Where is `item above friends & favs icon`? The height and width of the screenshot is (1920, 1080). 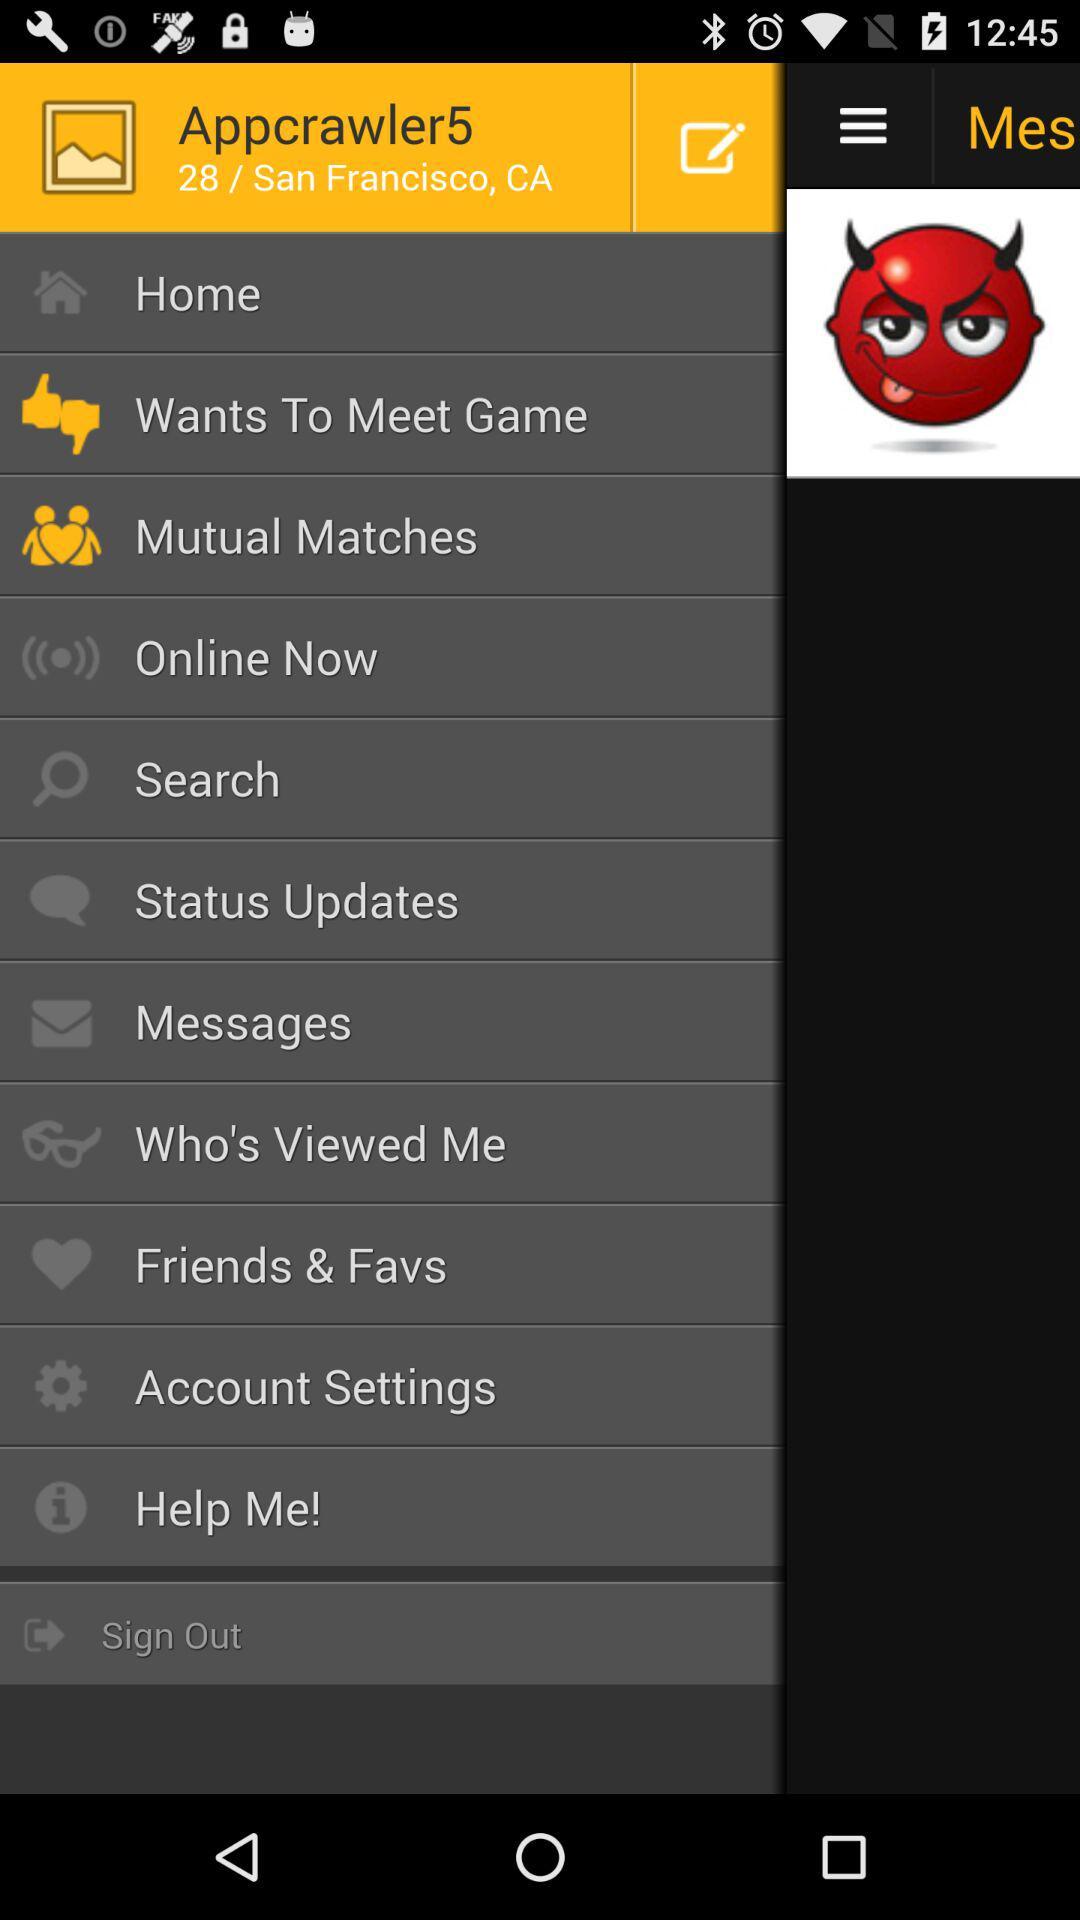
item above friends & favs icon is located at coordinates (393, 1142).